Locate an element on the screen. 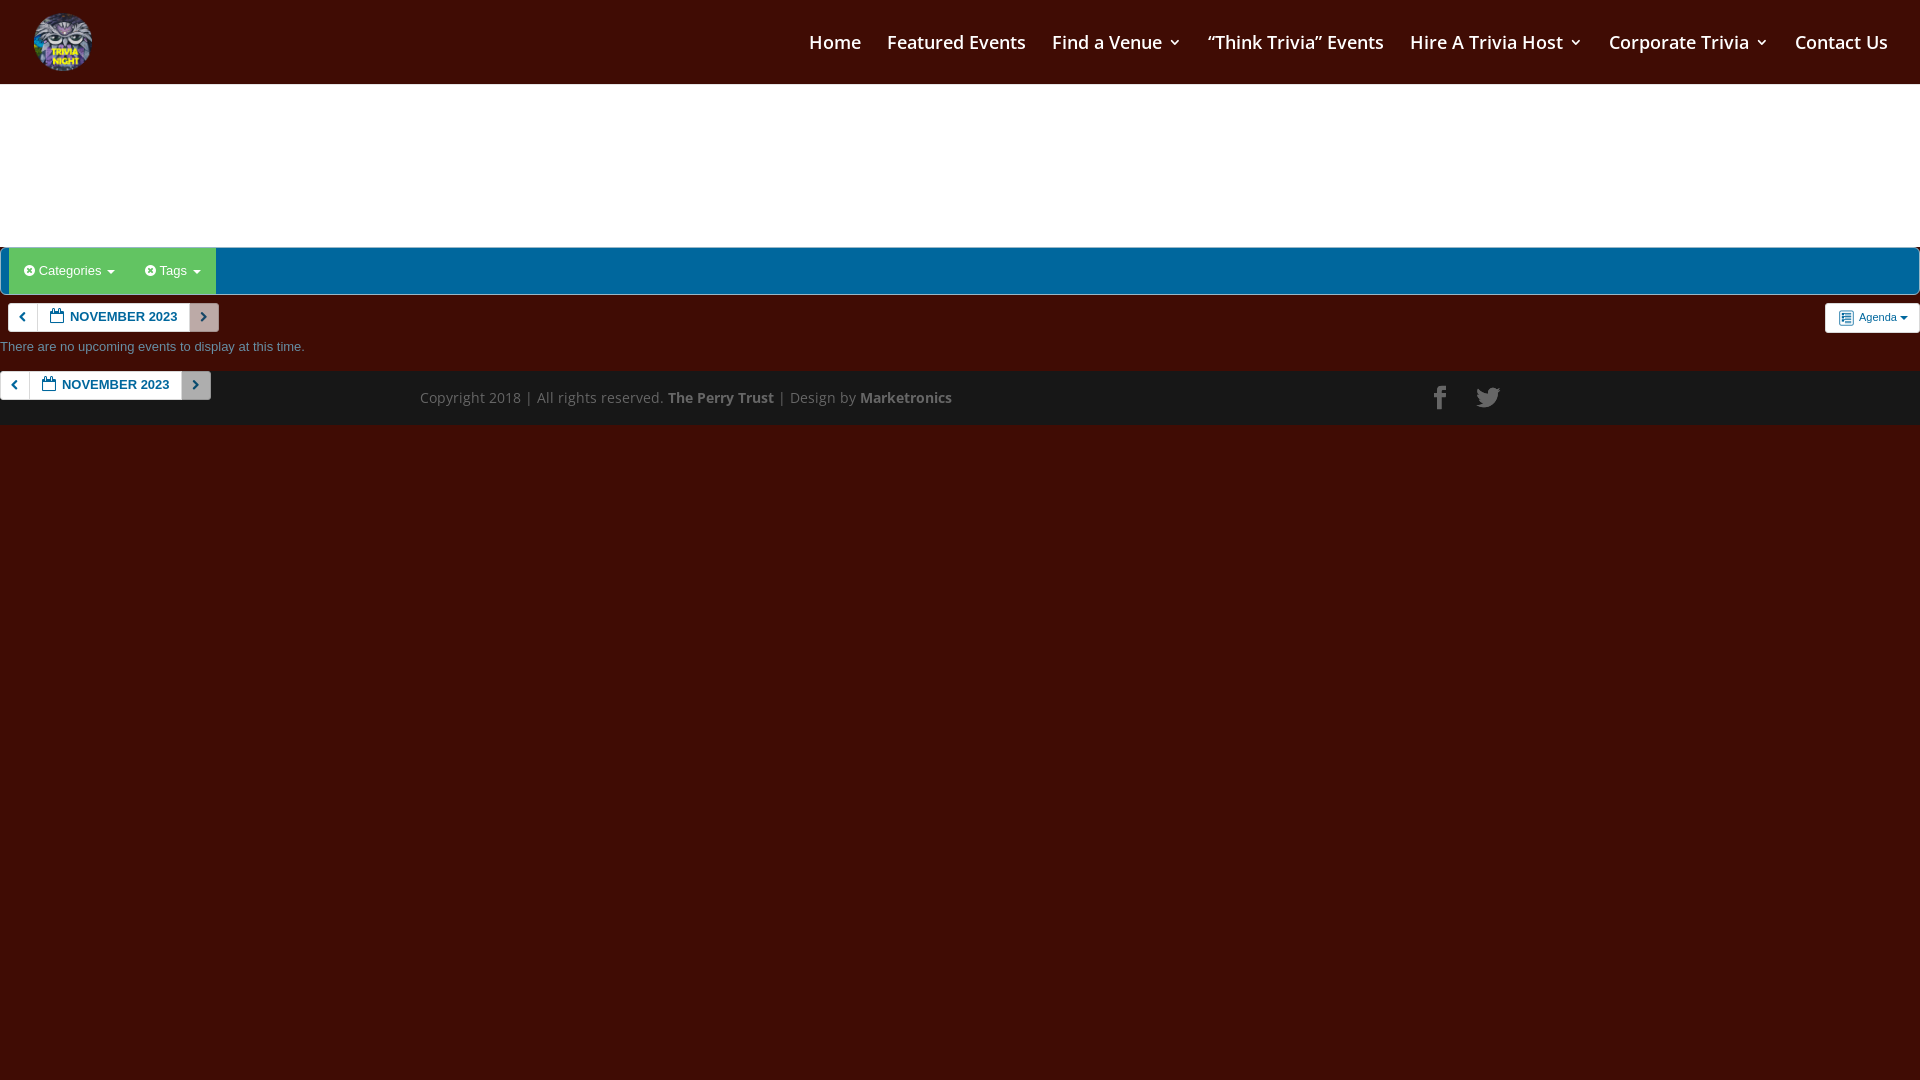  'Find a Venue' is located at coordinates (1116, 58).